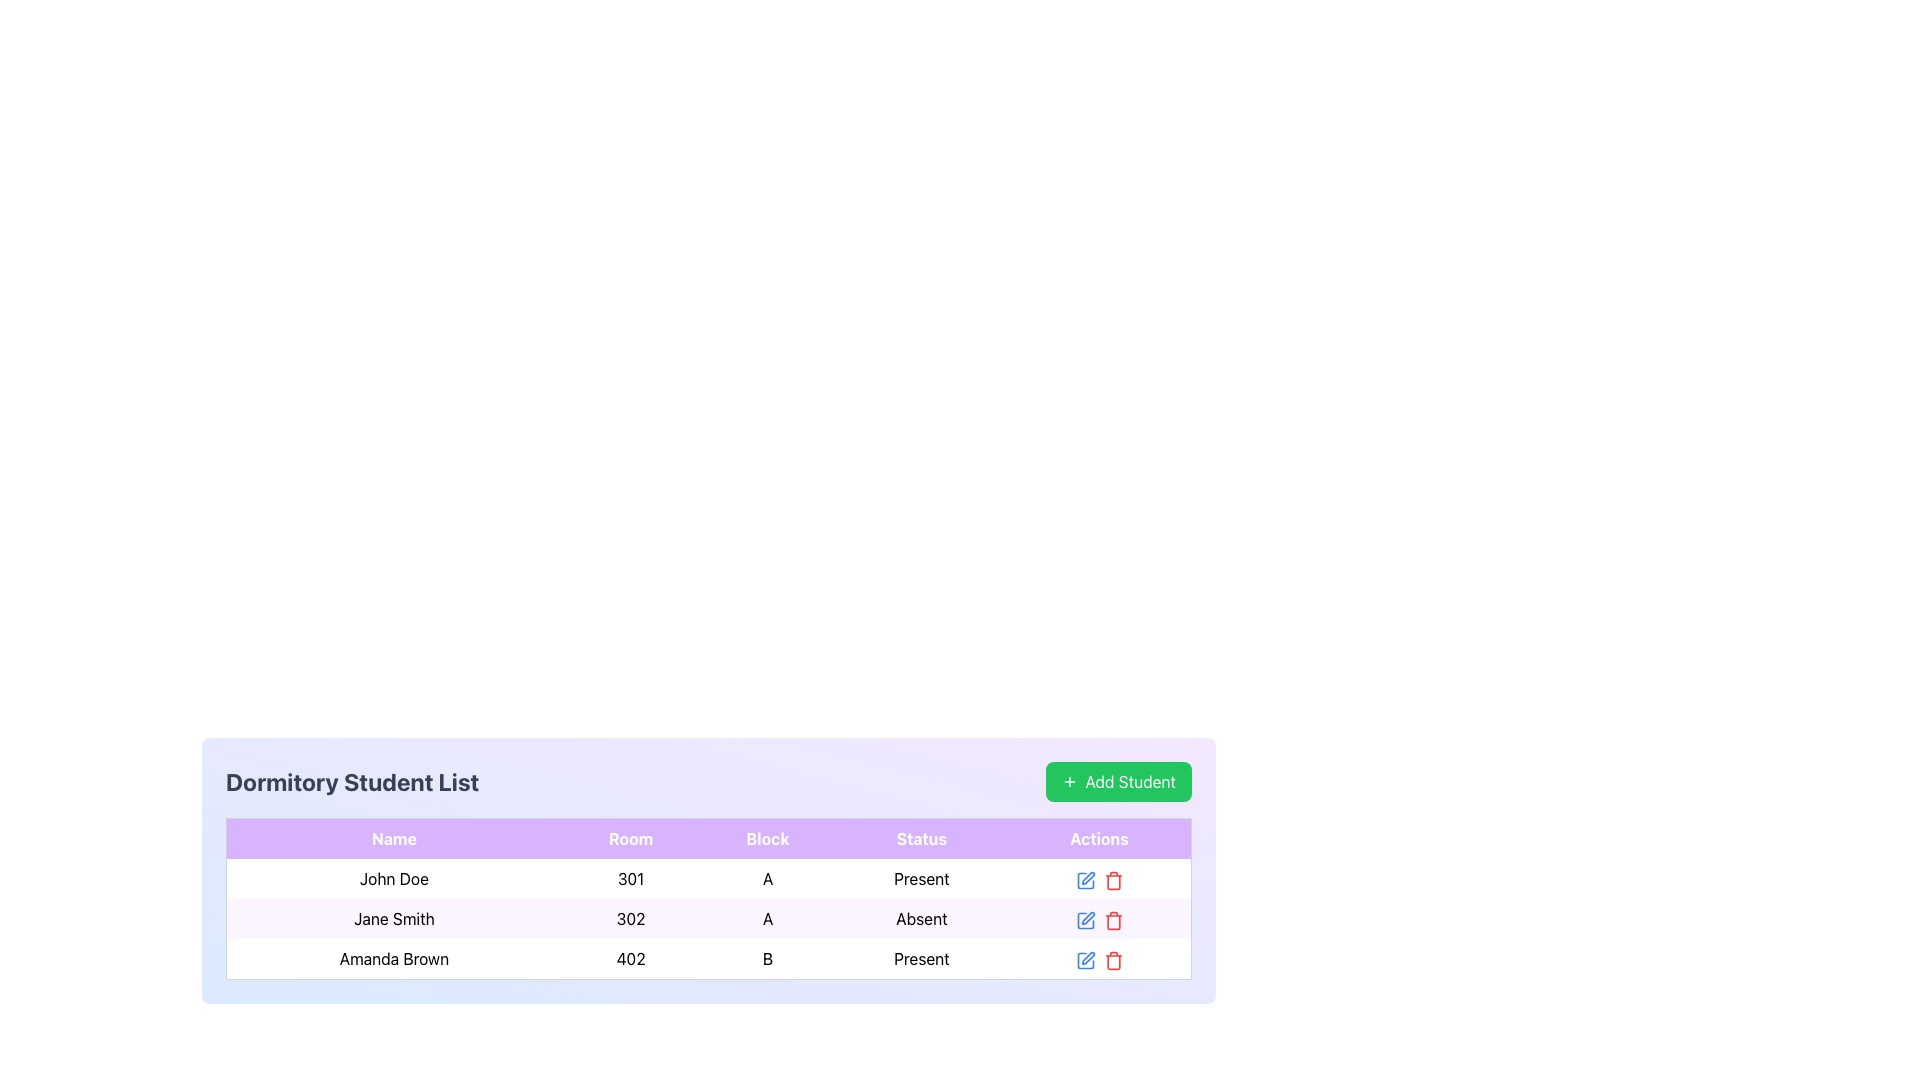 The width and height of the screenshot is (1920, 1080). What do you see at coordinates (1084, 958) in the screenshot?
I see `the small blue pen icon in the 'Actions' column of the student list table for 'Amanda Brown'` at bounding box center [1084, 958].